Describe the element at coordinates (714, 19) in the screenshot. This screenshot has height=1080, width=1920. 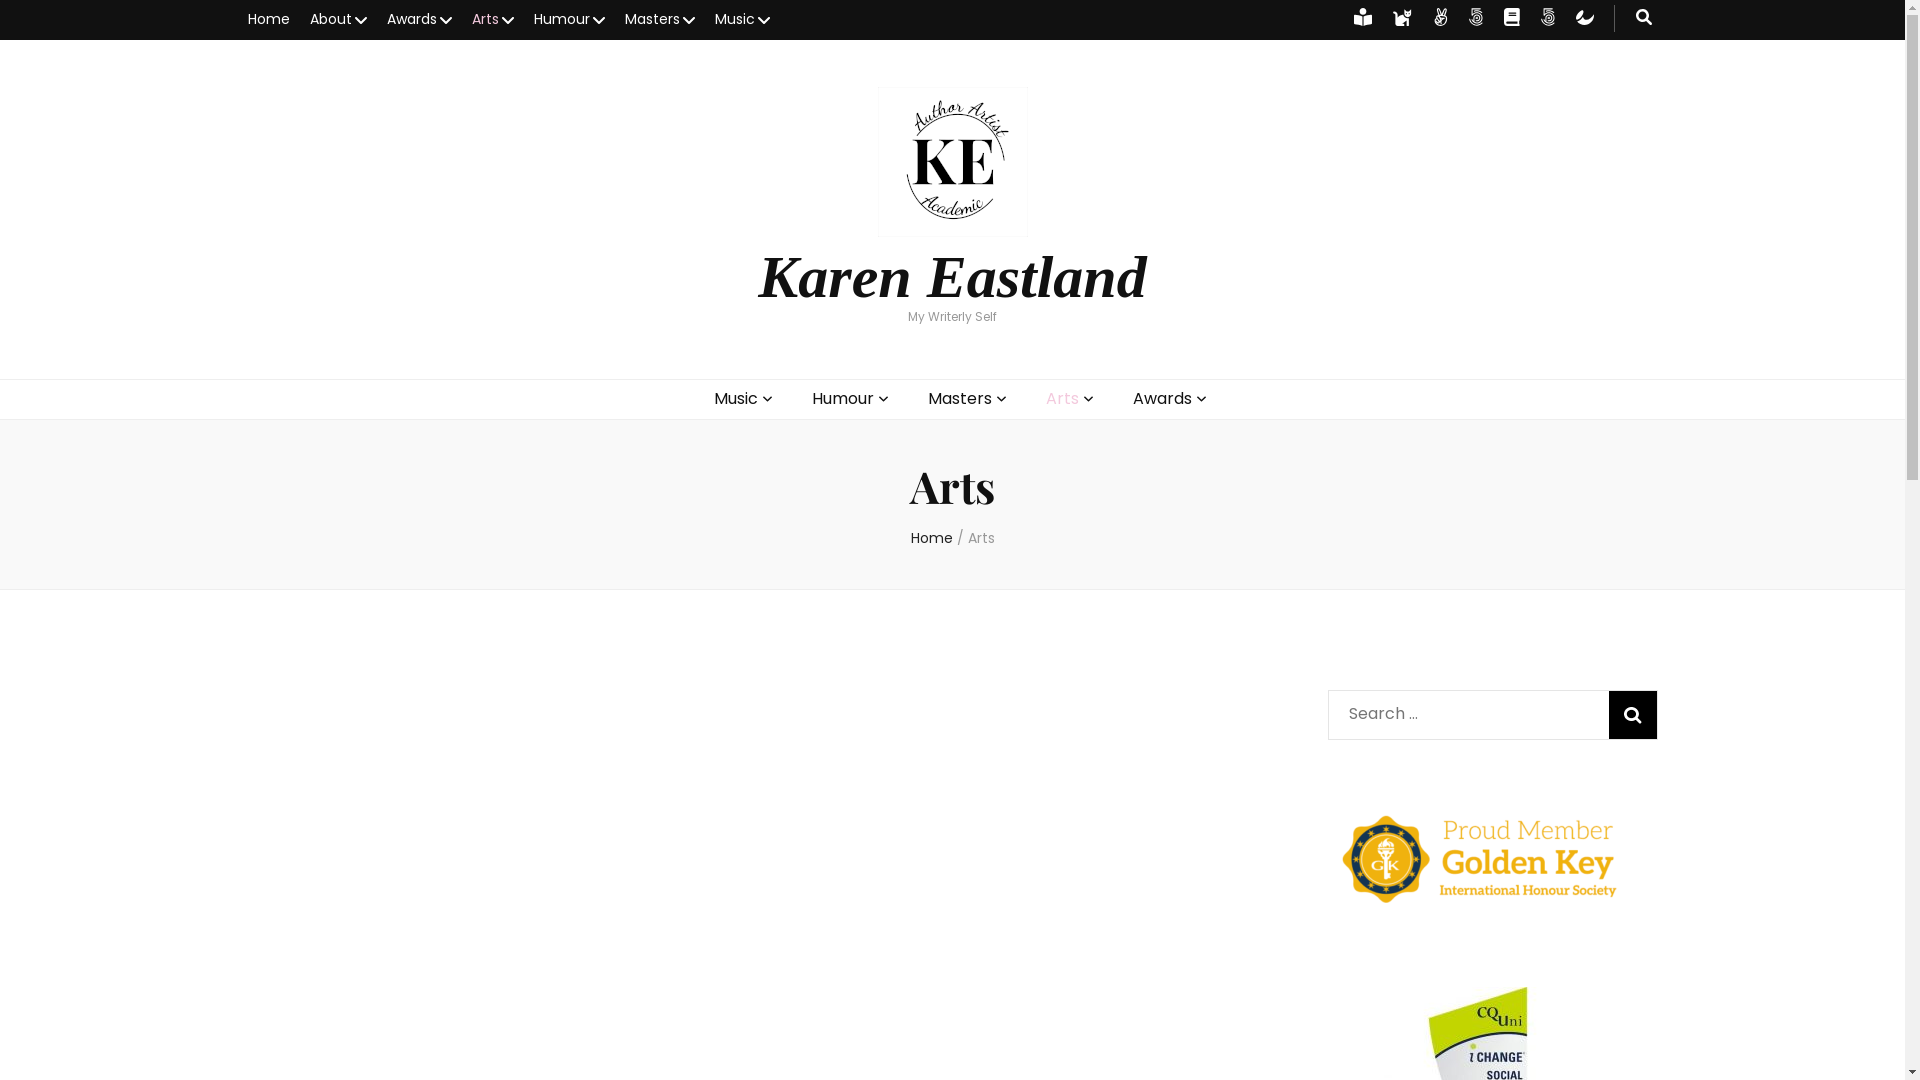
I see `'Music'` at that location.